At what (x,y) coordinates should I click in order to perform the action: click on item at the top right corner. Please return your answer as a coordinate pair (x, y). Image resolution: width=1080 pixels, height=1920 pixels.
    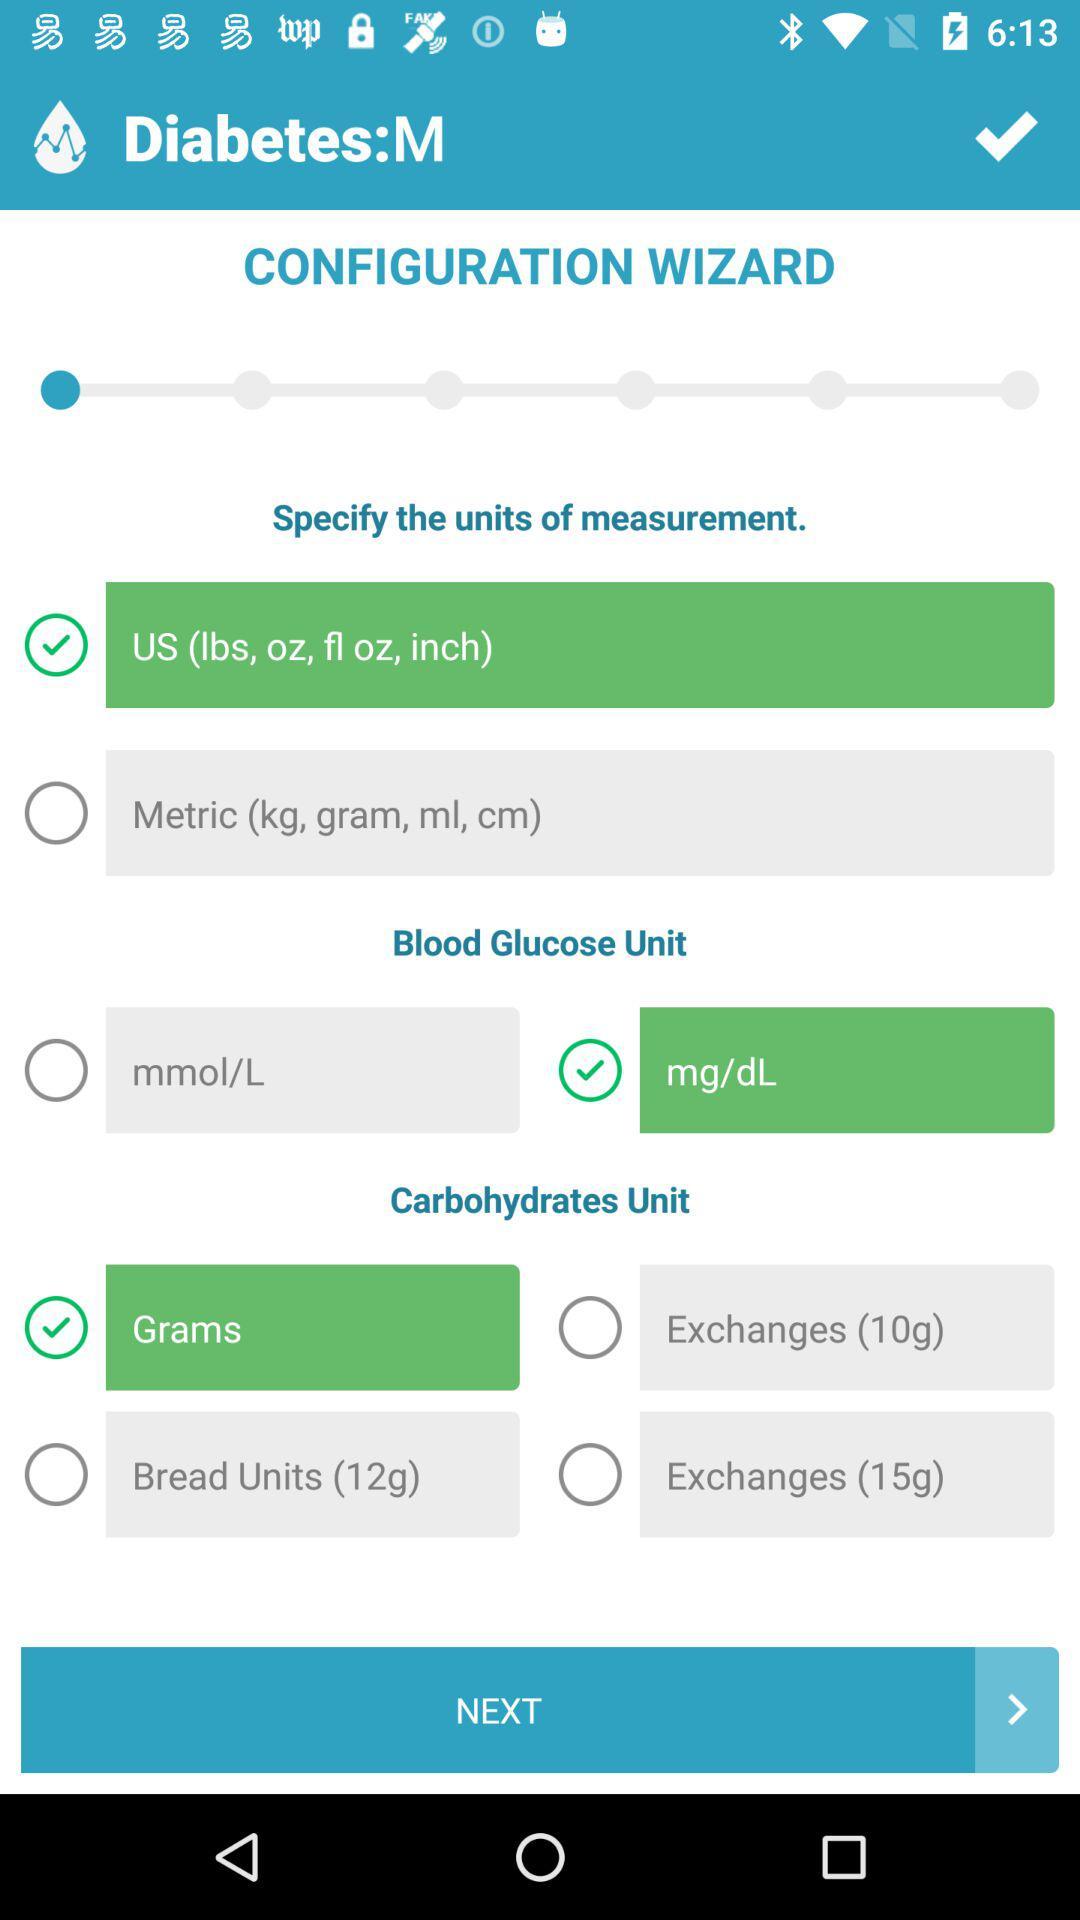
    Looking at the image, I should click on (1006, 135).